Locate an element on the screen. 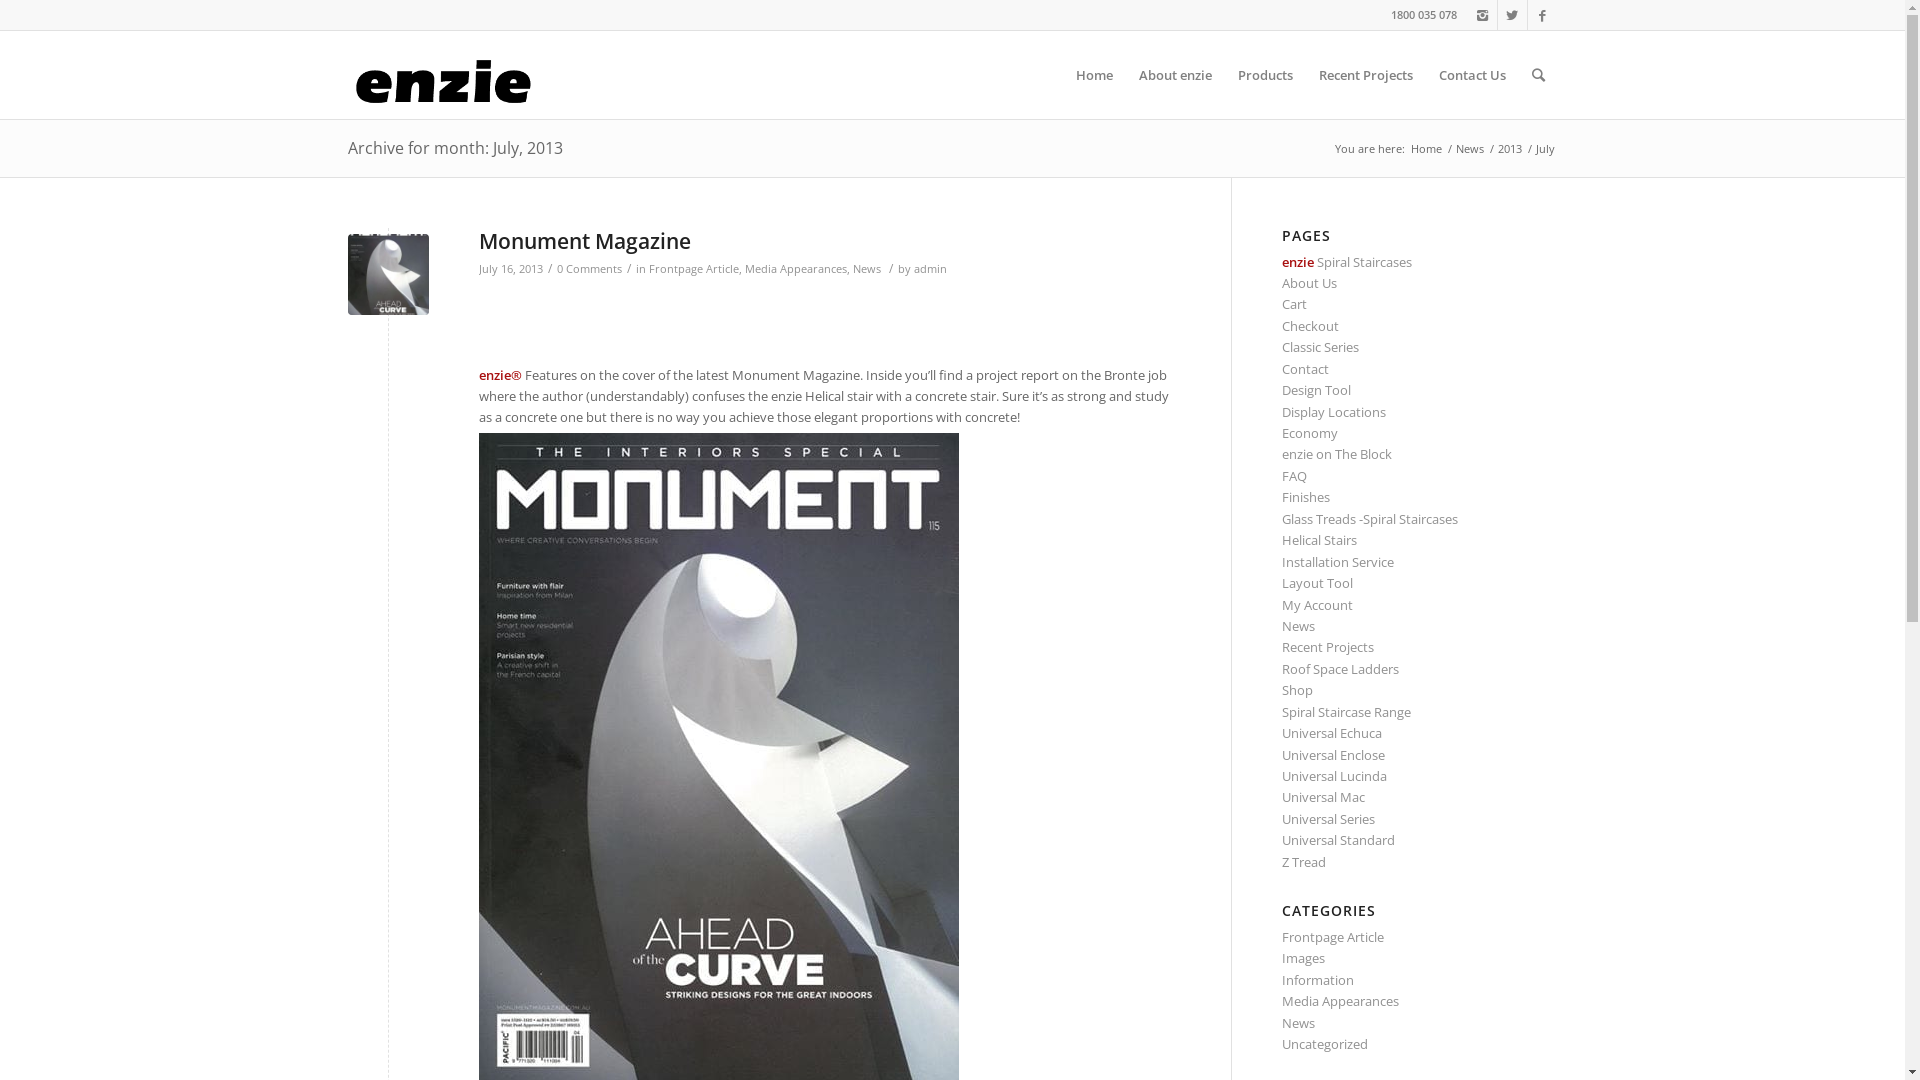  'News' is located at coordinates (851, 268).